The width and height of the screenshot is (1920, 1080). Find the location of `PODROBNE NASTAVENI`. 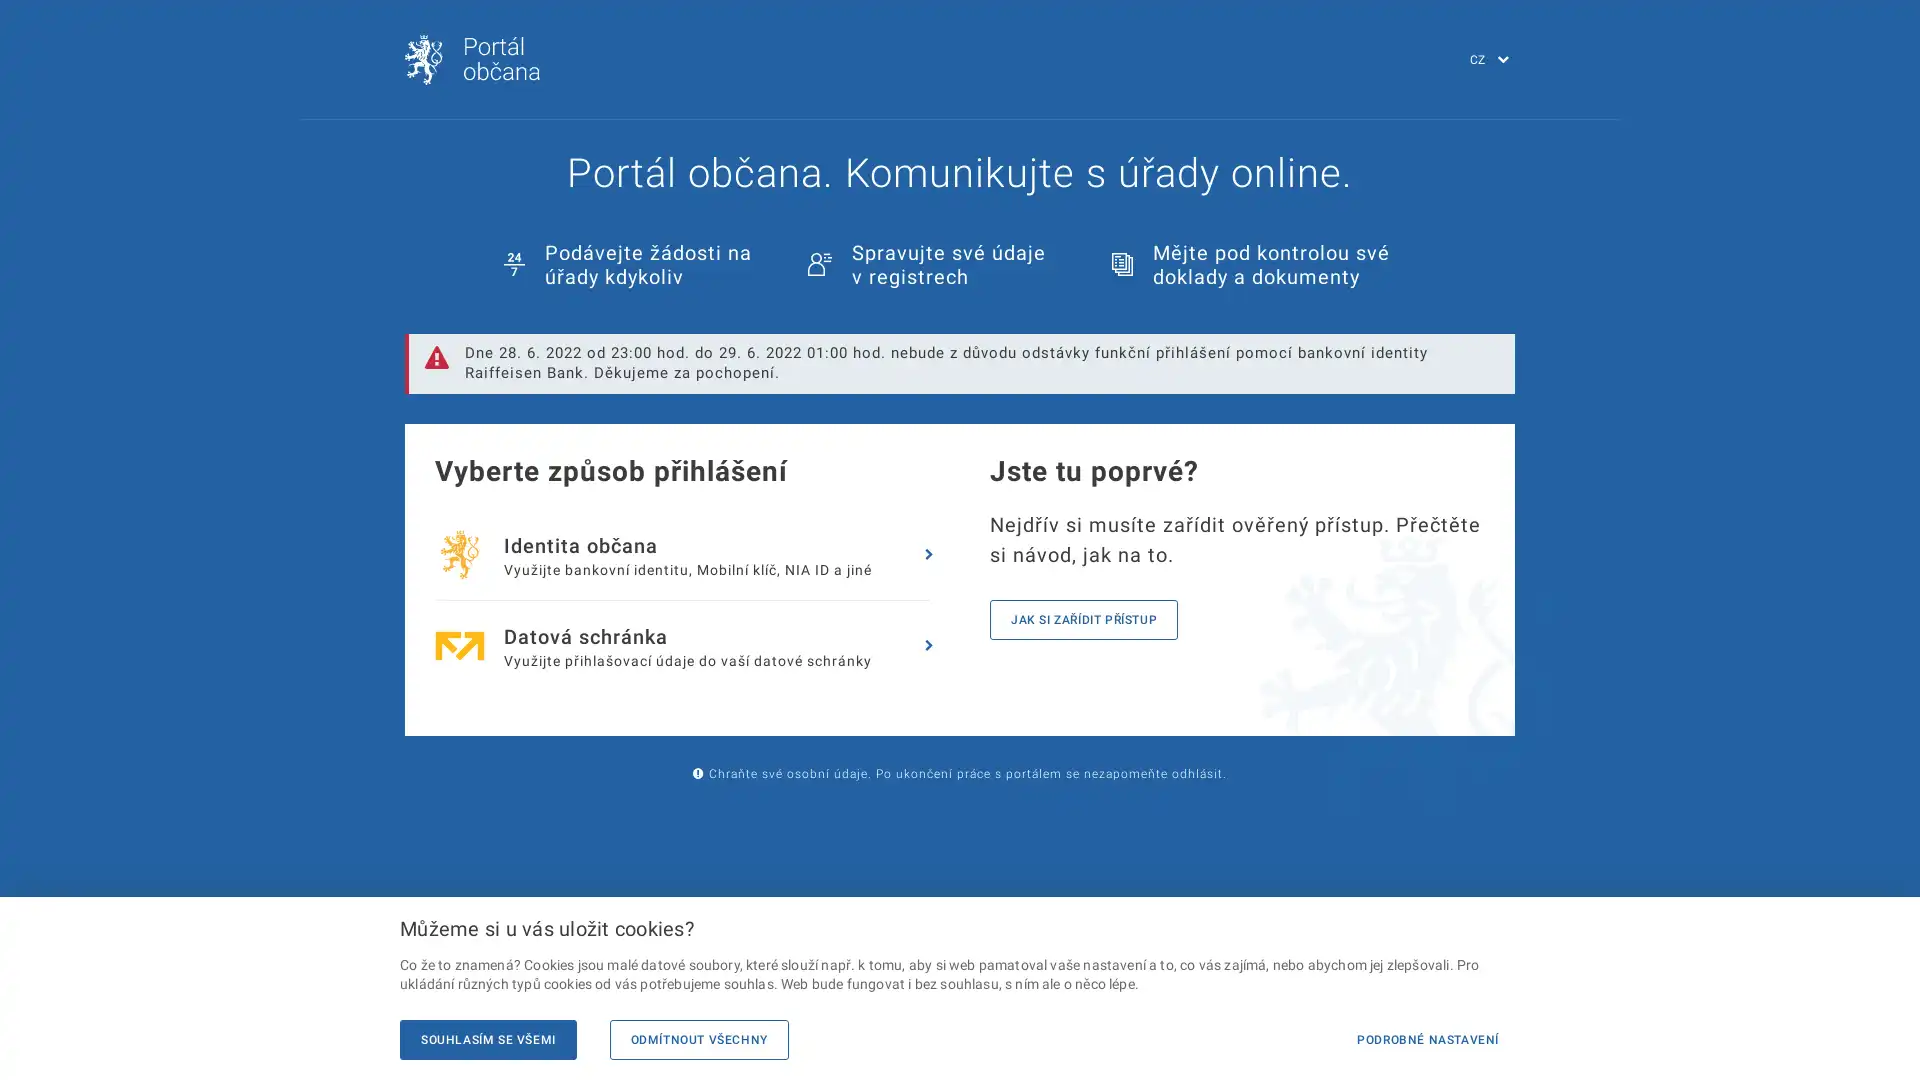

PODROBNE NASTAVENI is located at coordinates (1426, 1039).